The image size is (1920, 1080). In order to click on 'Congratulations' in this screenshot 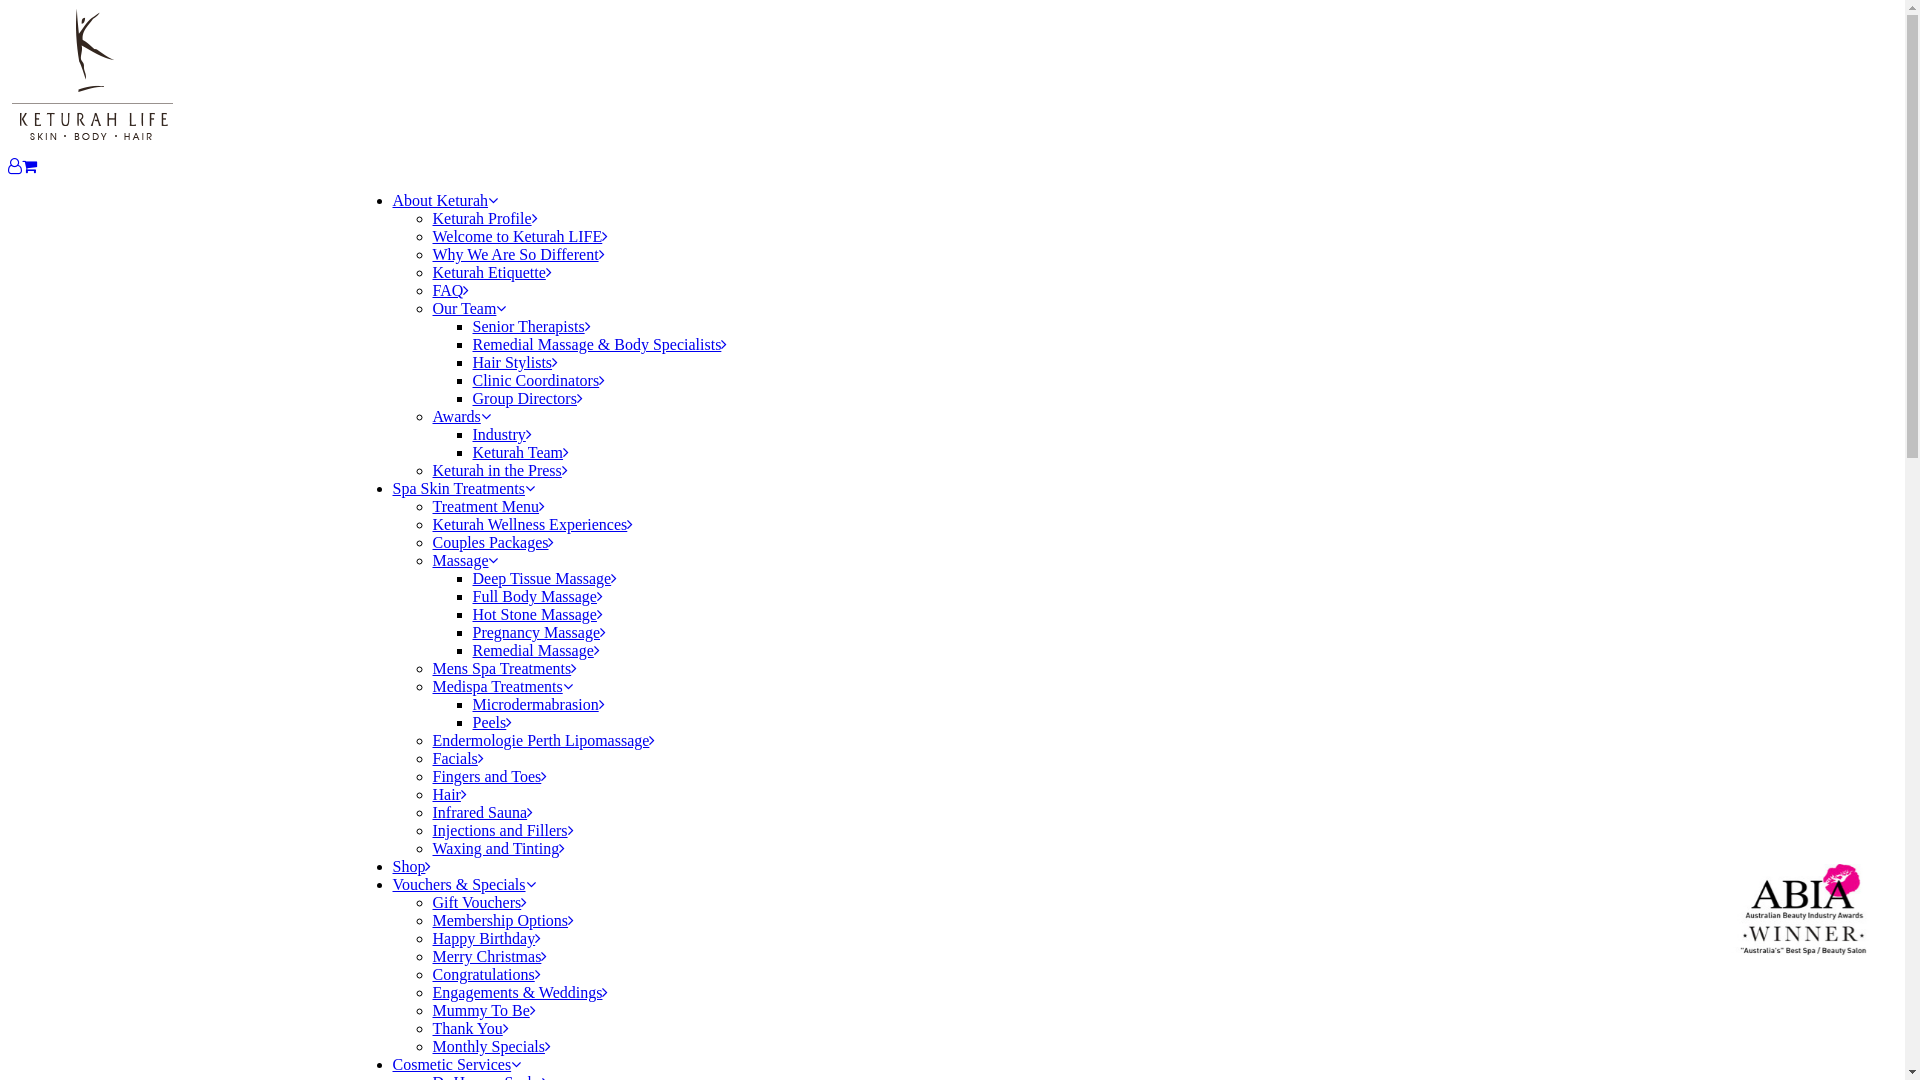, I will do `click(431, 973)`.